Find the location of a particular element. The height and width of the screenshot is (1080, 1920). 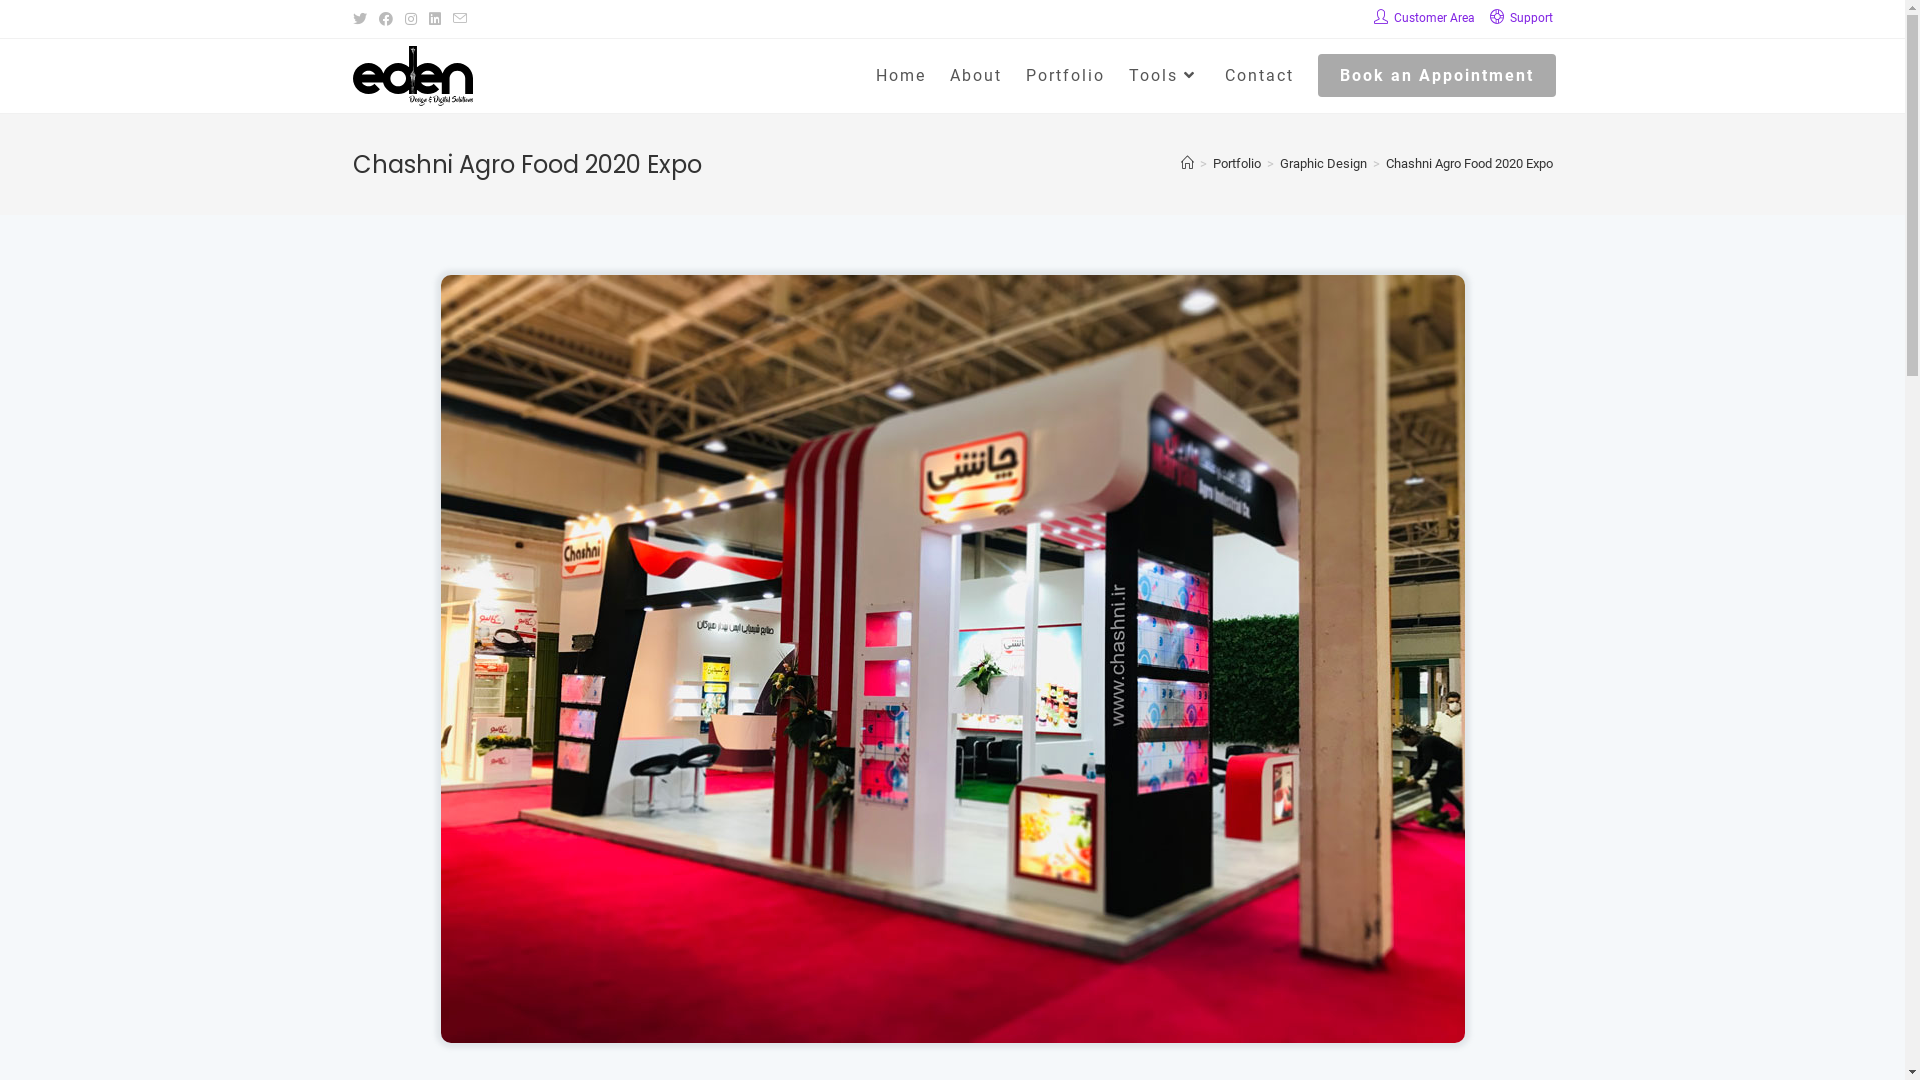

'+374 95 088809' is located at coordinates (421, 804).